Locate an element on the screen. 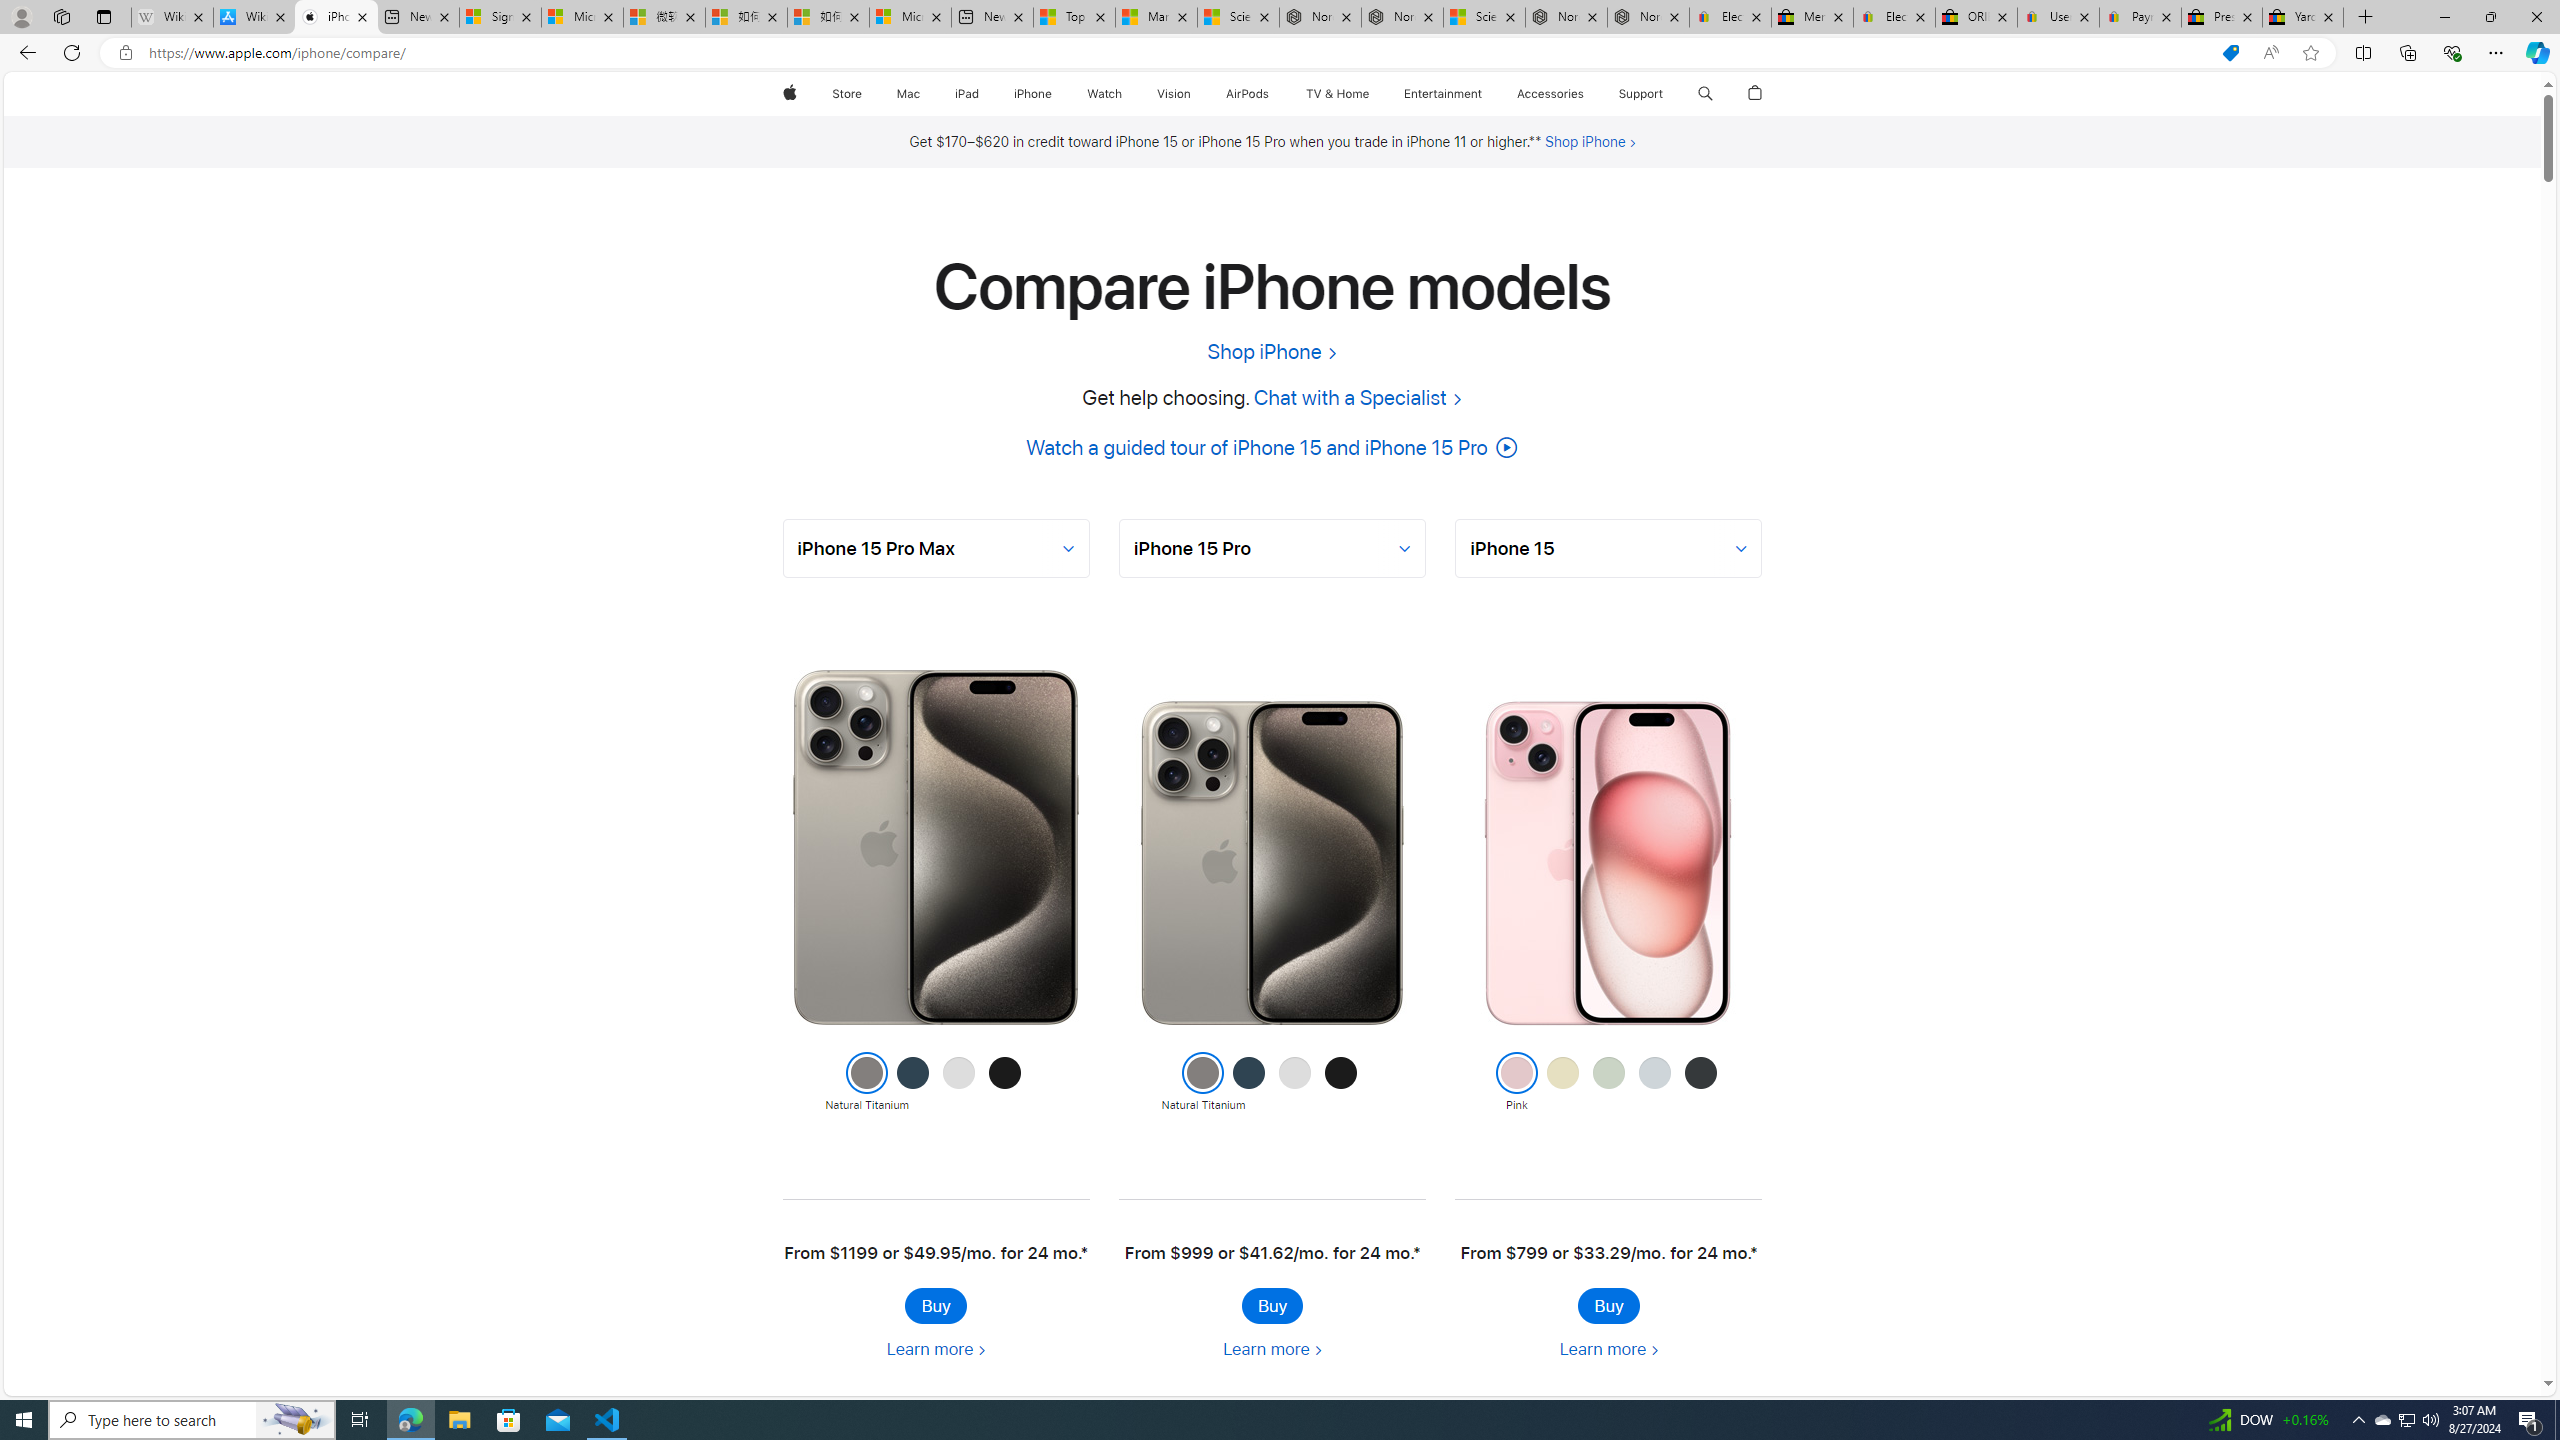  'Store' is located at coordinates (845, 93).